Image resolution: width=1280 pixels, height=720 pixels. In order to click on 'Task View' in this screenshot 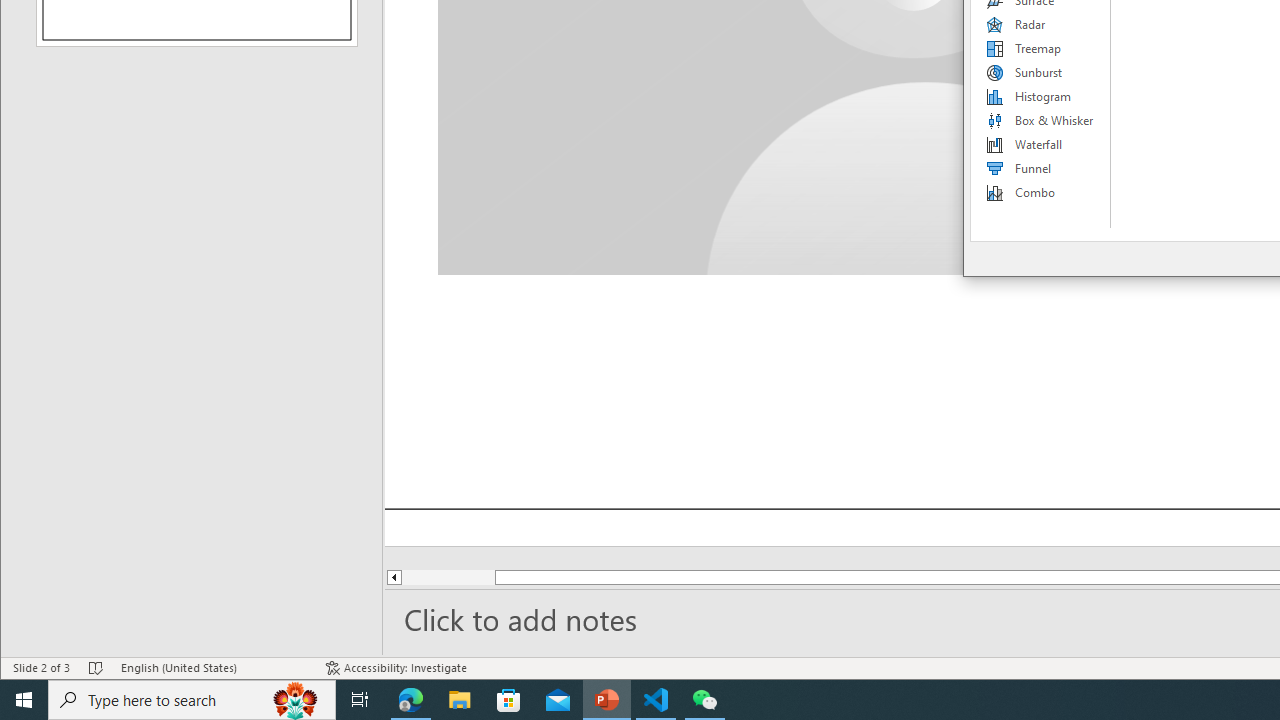, I will do `click(359, 698)`.